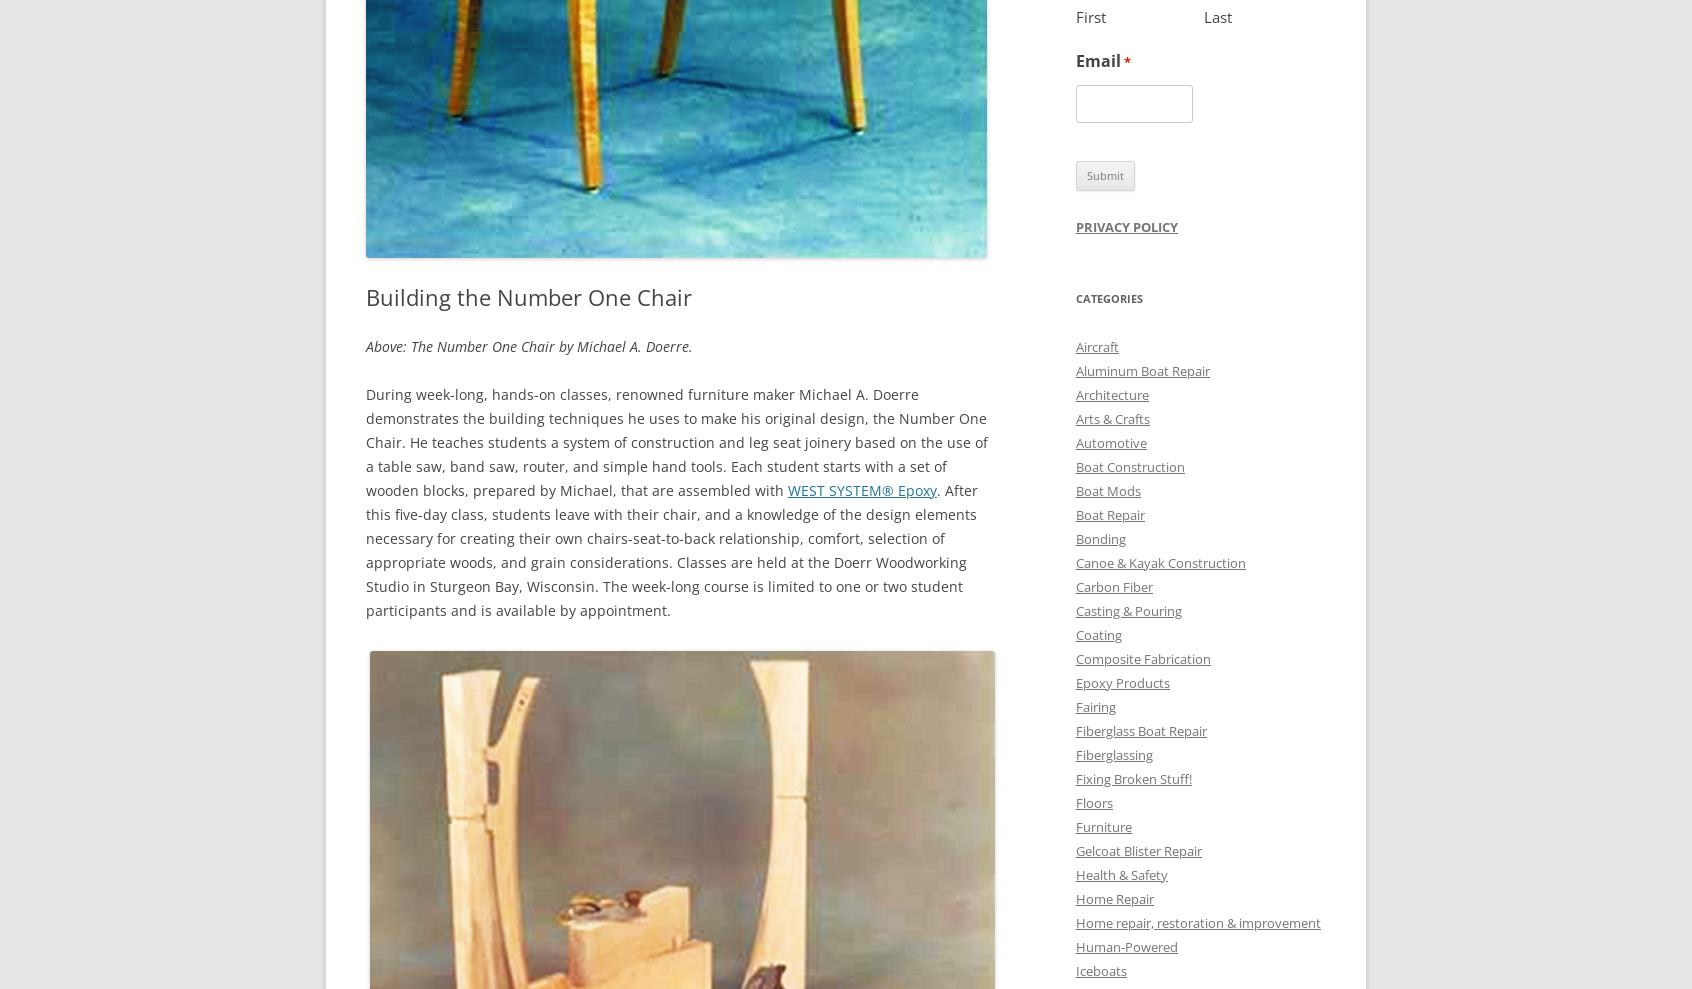 The image size is (1692, 989). What do you see at coordinates (1091, 15) in the screenshot?
I see `'First'` at bounding box center [1091, 15].